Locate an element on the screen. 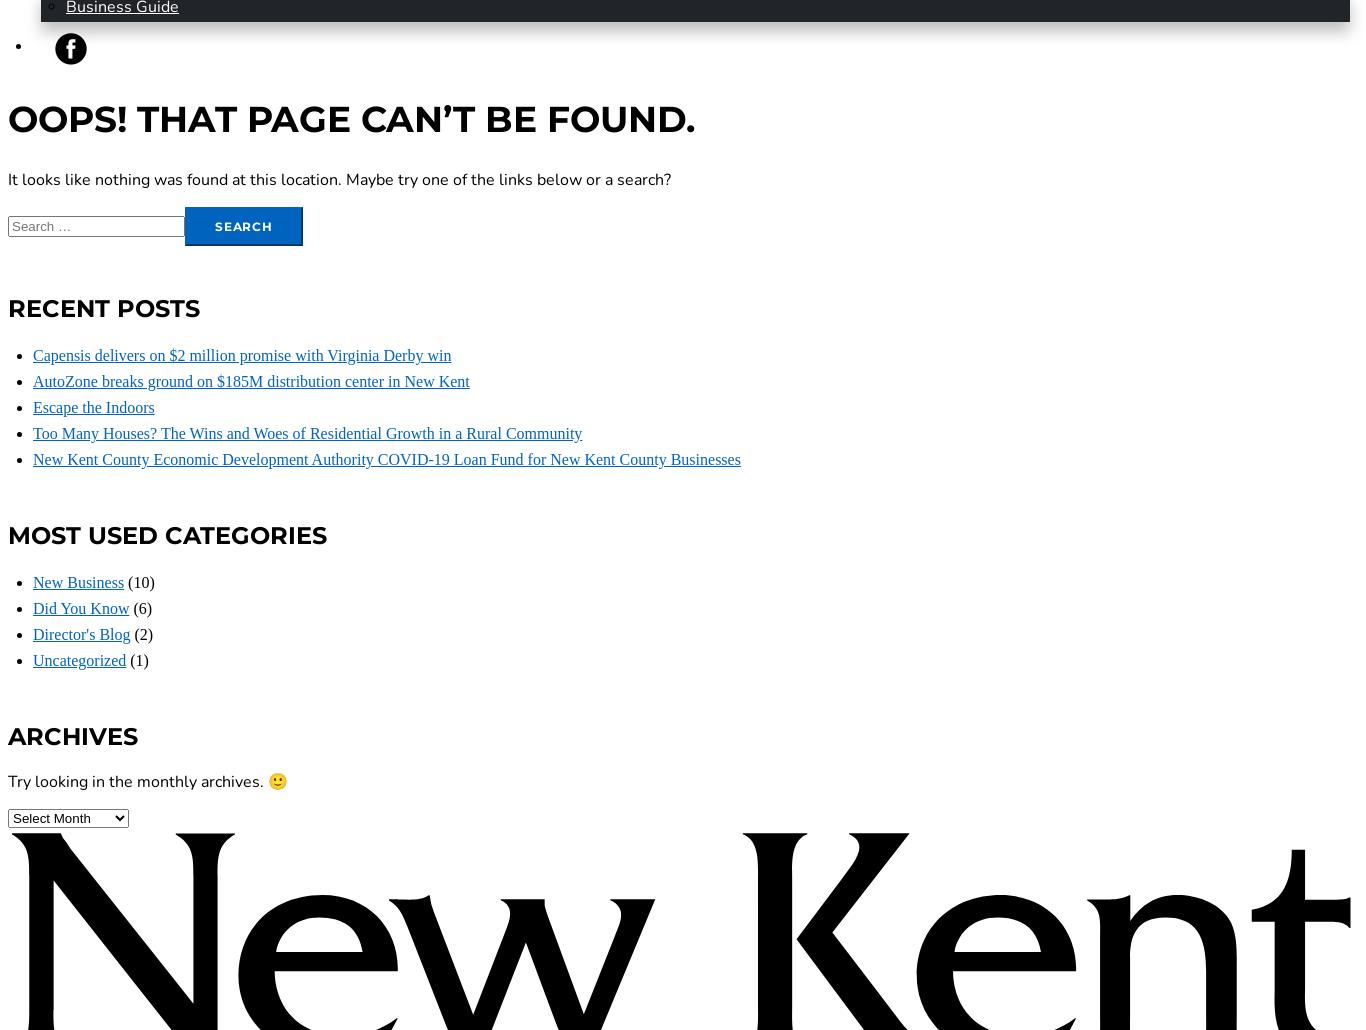 This screenshot has height=1030, width=1366. 'Did You Know' is located at coordinates (33, 607).